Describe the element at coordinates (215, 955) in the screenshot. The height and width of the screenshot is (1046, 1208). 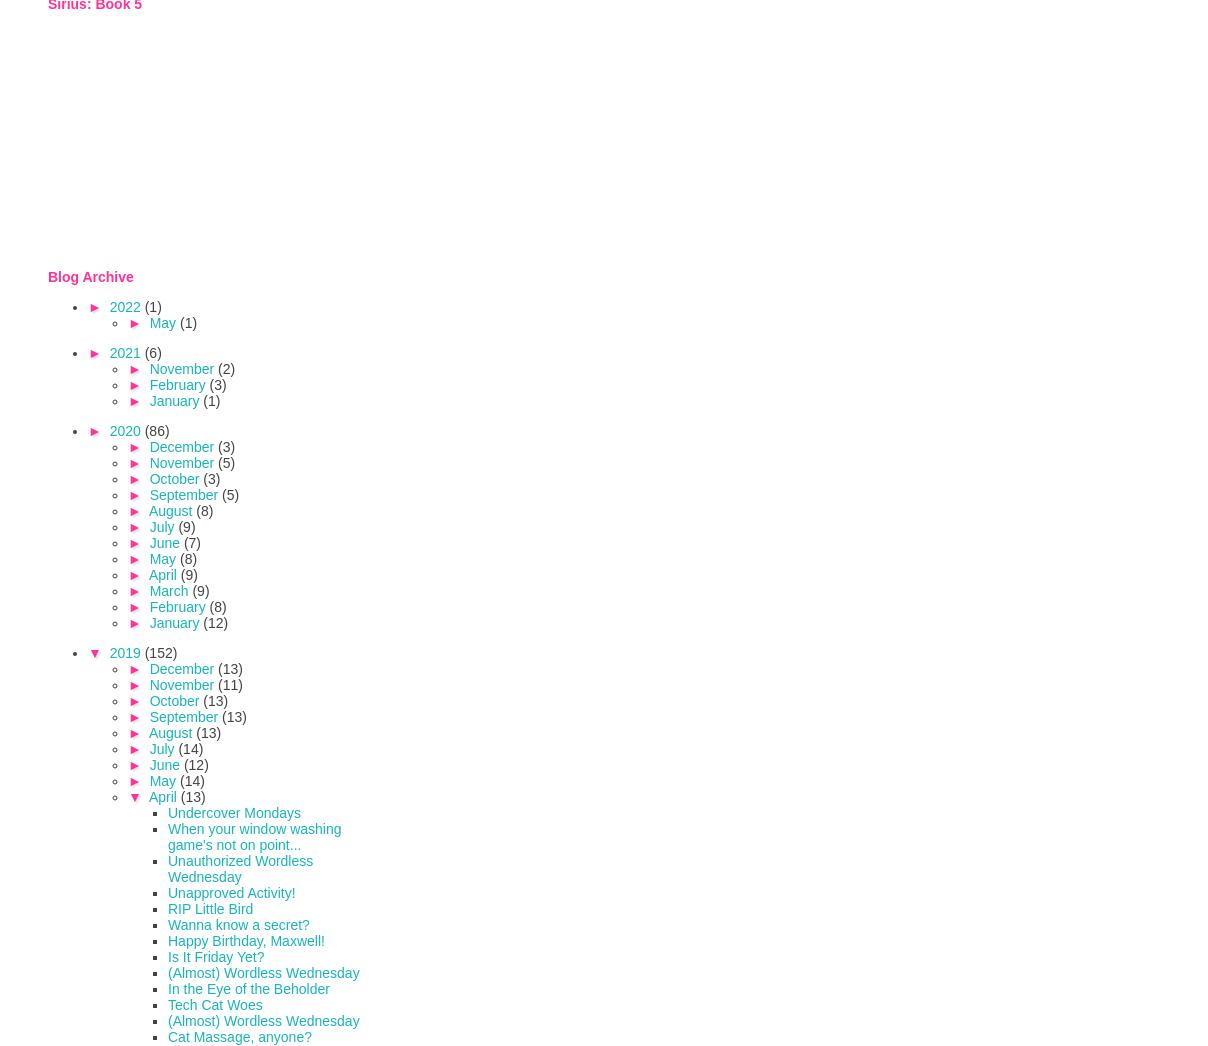
I see `'Is It Friday Yet?'` at that location.